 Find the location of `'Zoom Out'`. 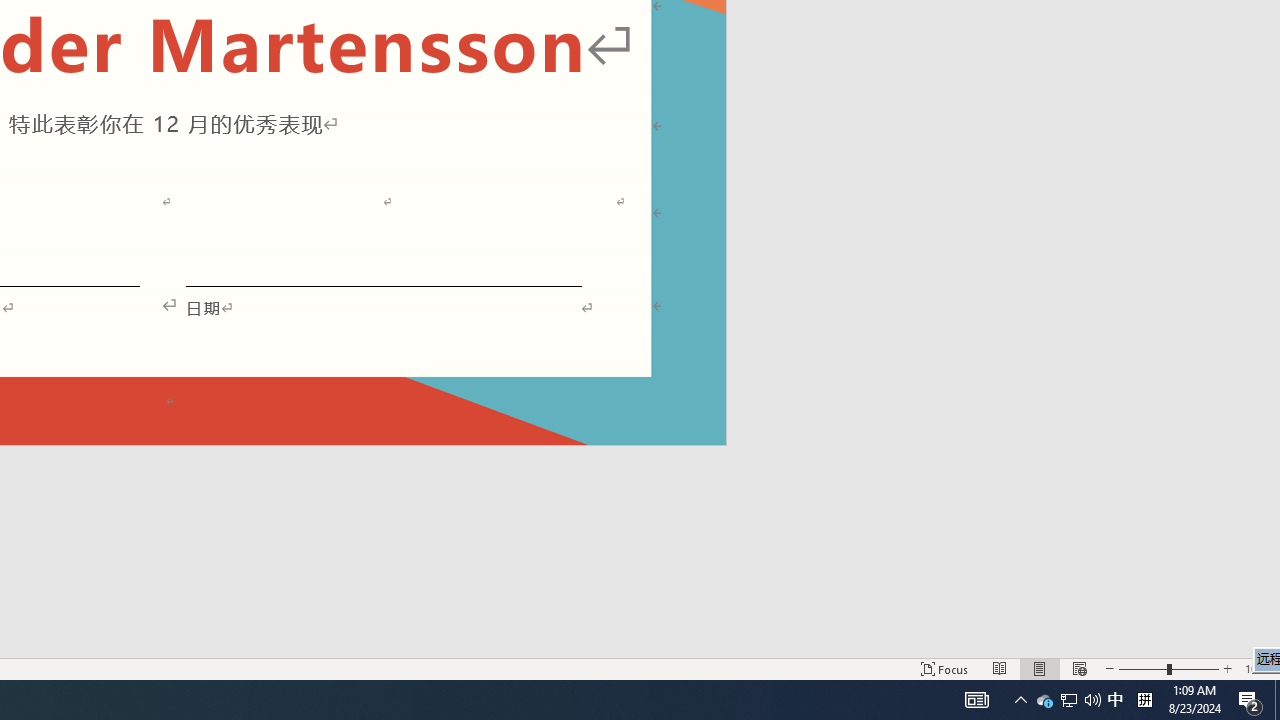

'Zoom Out' is located at coordinates (1143, 669).